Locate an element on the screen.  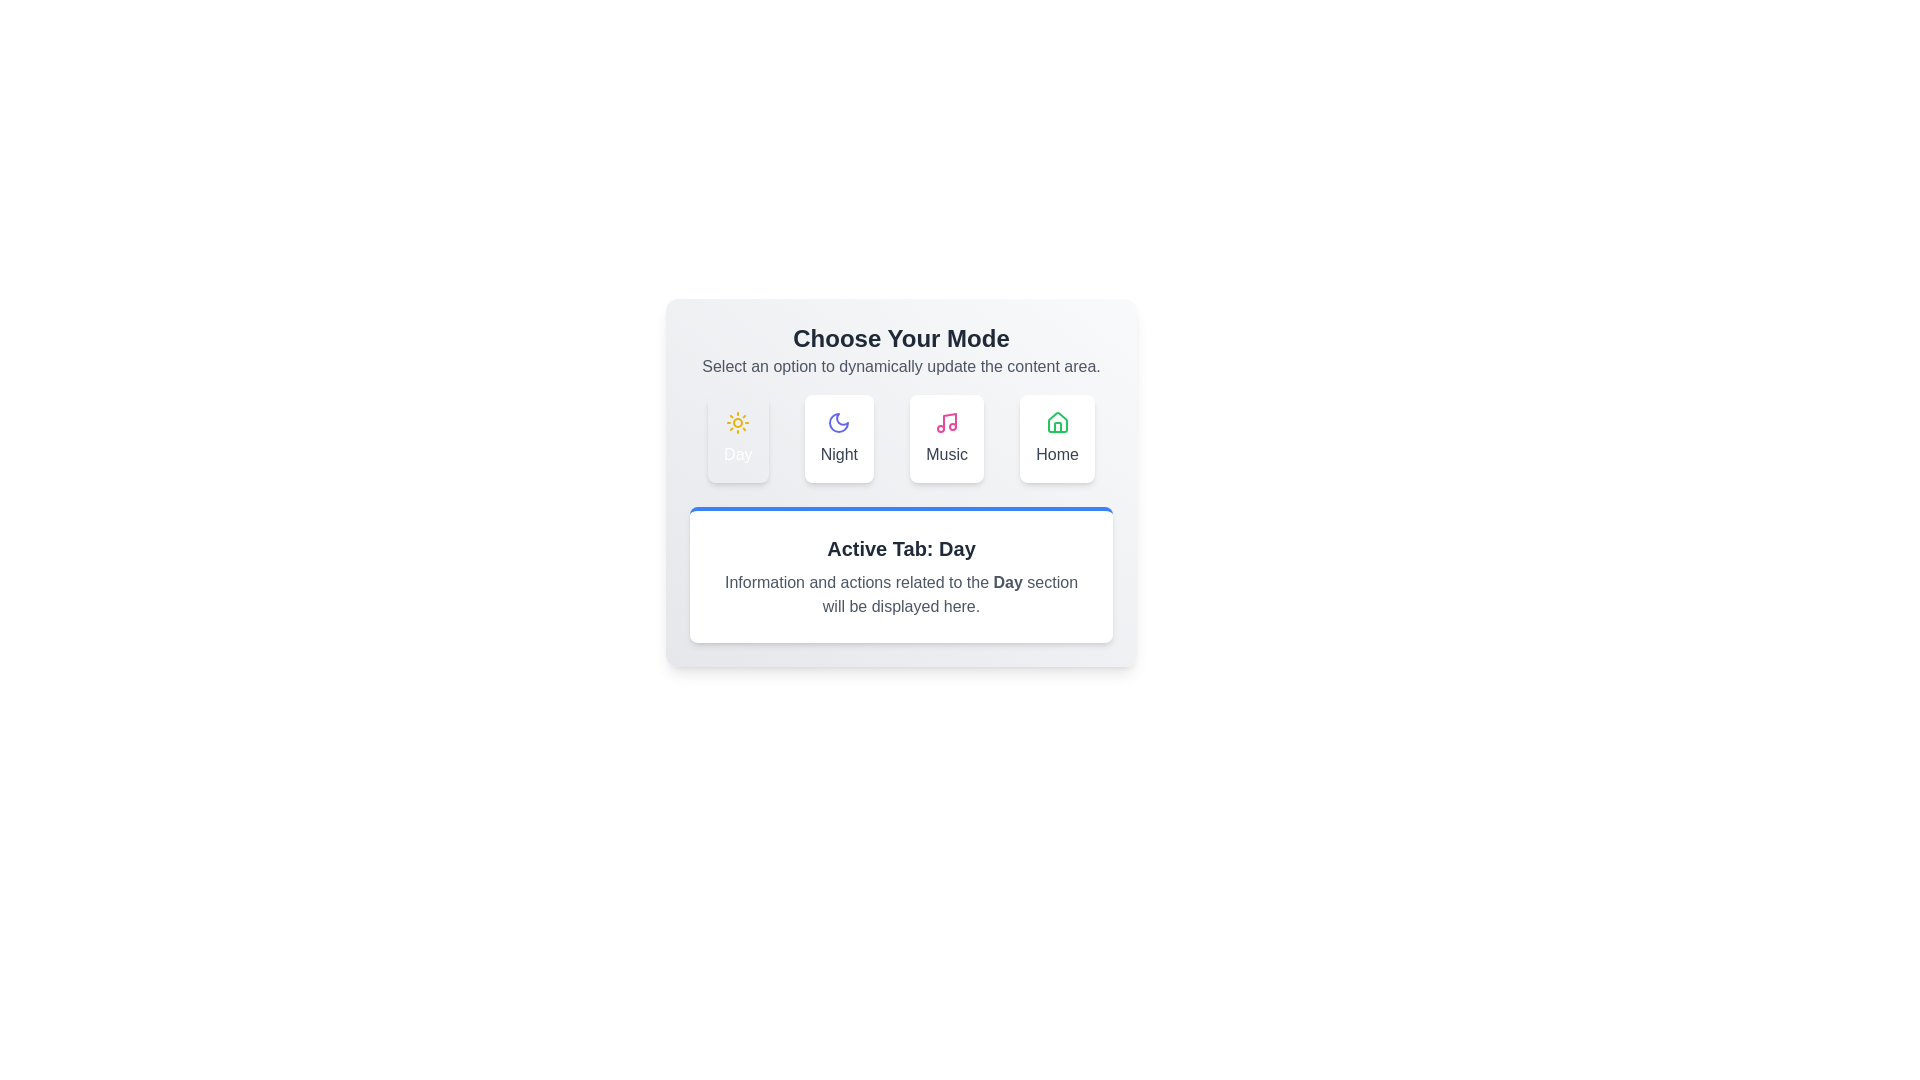
the 'Day' mode SVG icon, which visually represents the 'Day' mode option in the mode-selection interface is located at coordinates (737, 422).